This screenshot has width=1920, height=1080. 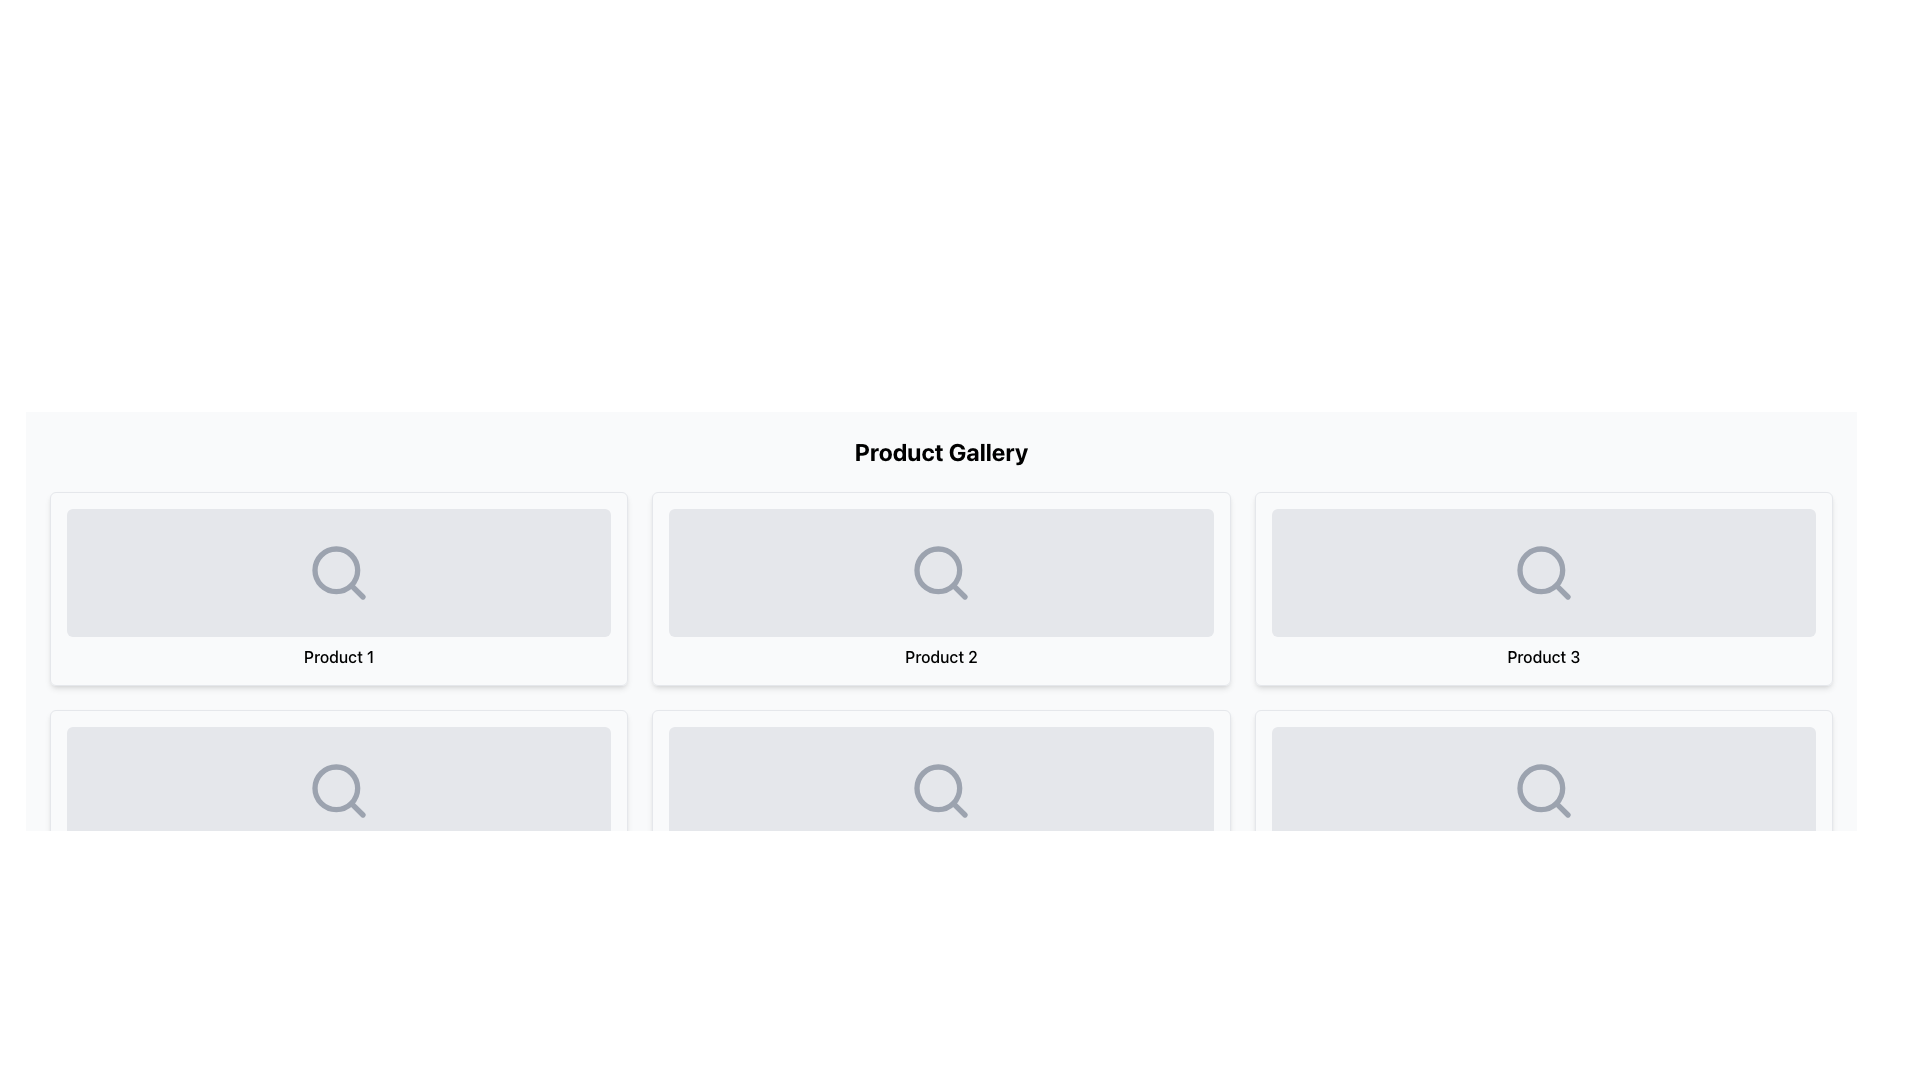 I want to click on the bold, large text label 'Product Gallery' that is centered at the top of the page layout, which serves as a key title above the product display grid, so click(x=940, y=451).